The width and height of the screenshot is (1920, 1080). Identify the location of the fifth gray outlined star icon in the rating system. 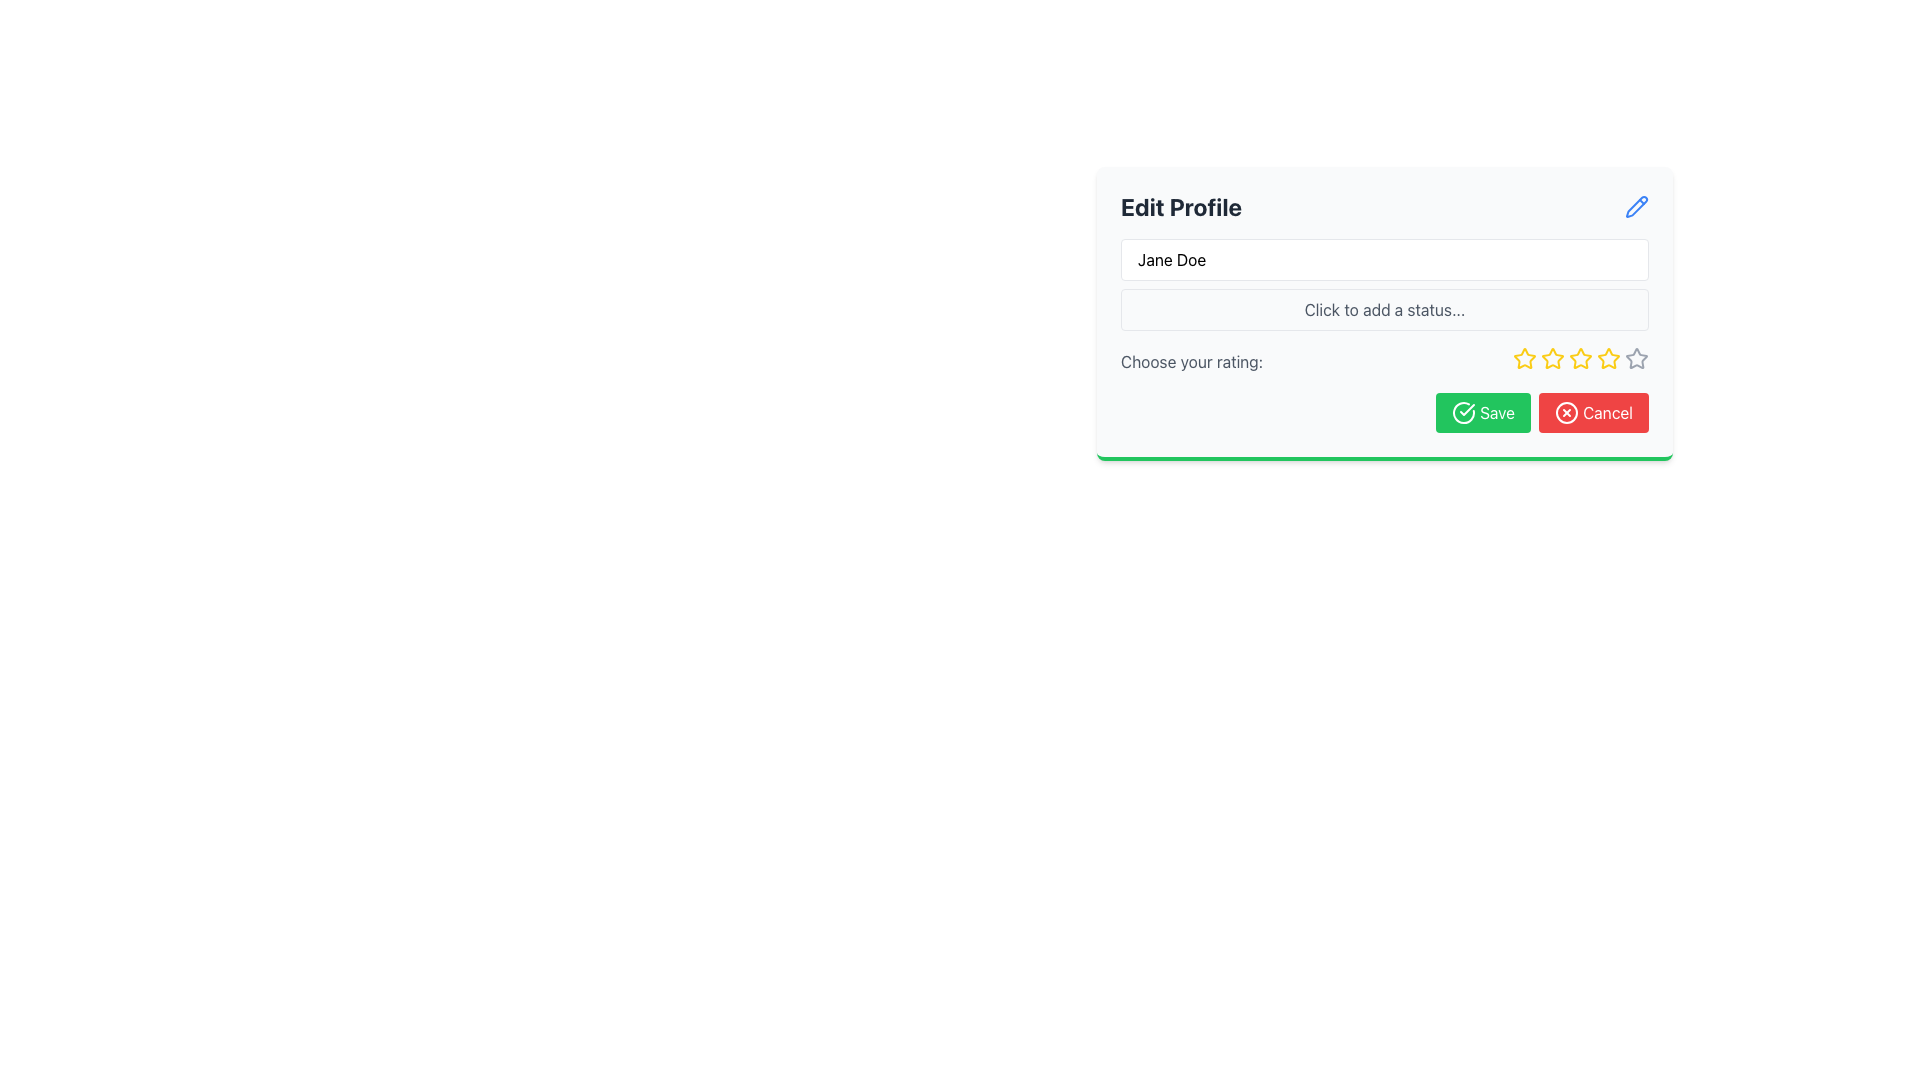
(1636, 357).